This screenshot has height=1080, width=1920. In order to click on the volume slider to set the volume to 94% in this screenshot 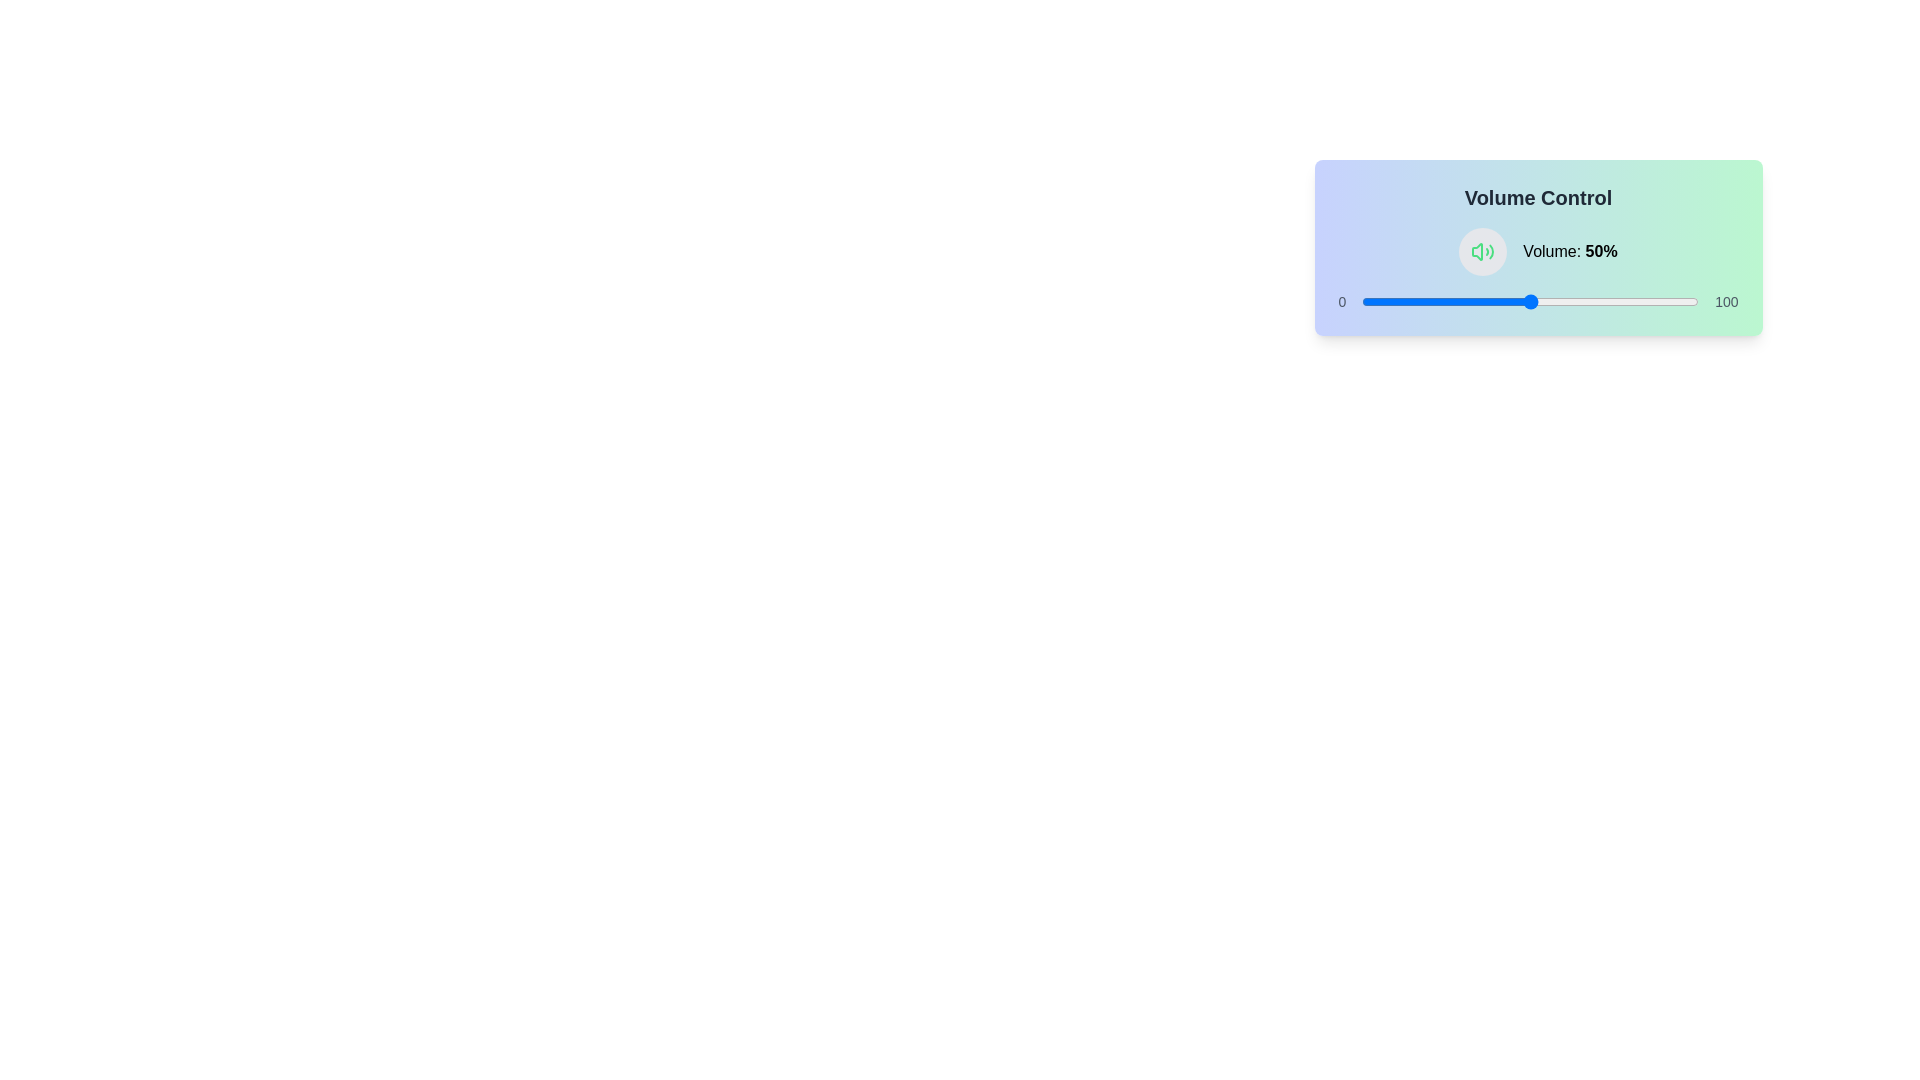, I will do `click(1678, 301)`.